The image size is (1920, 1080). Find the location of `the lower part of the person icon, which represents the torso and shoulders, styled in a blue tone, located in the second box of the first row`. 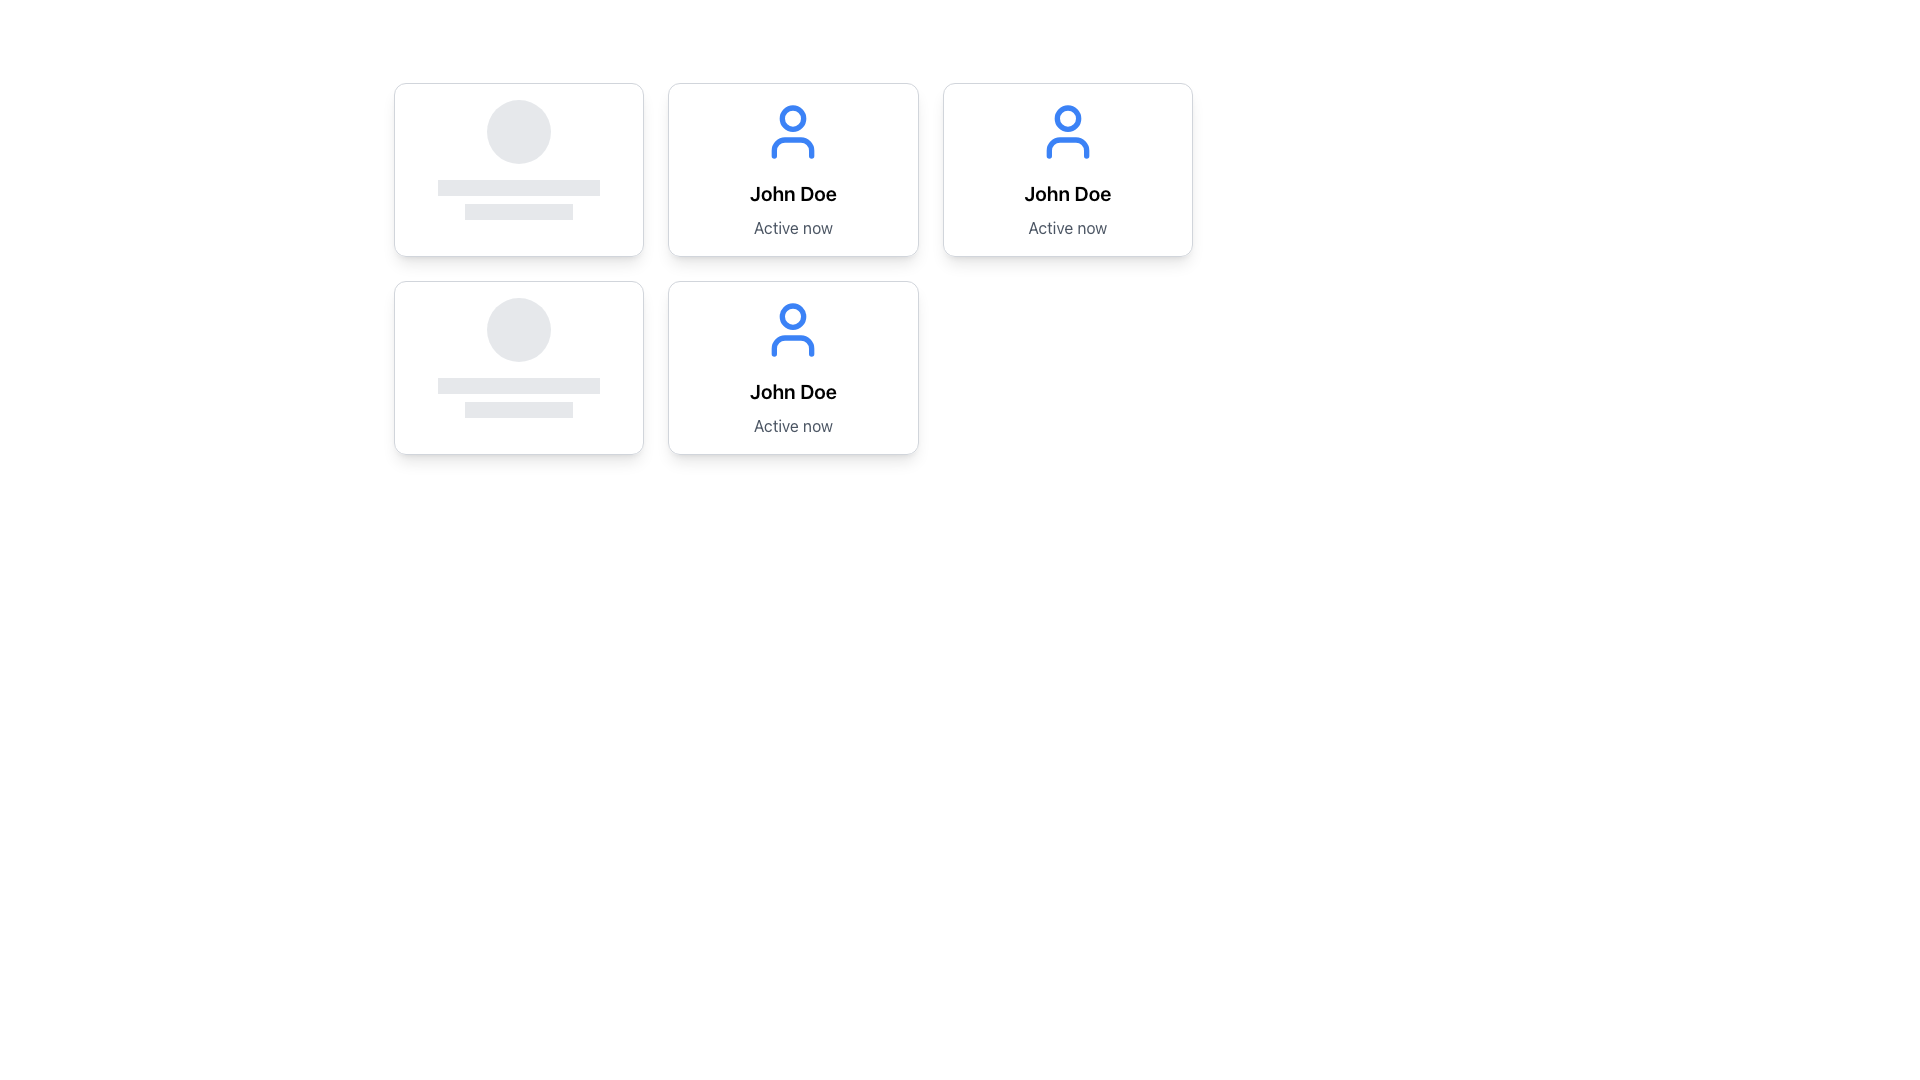

the lower part of the person icon, which represents the torso and shoulders, styled in a blue tone, located in the second box of the first row is located at coordinates (1066, 146).